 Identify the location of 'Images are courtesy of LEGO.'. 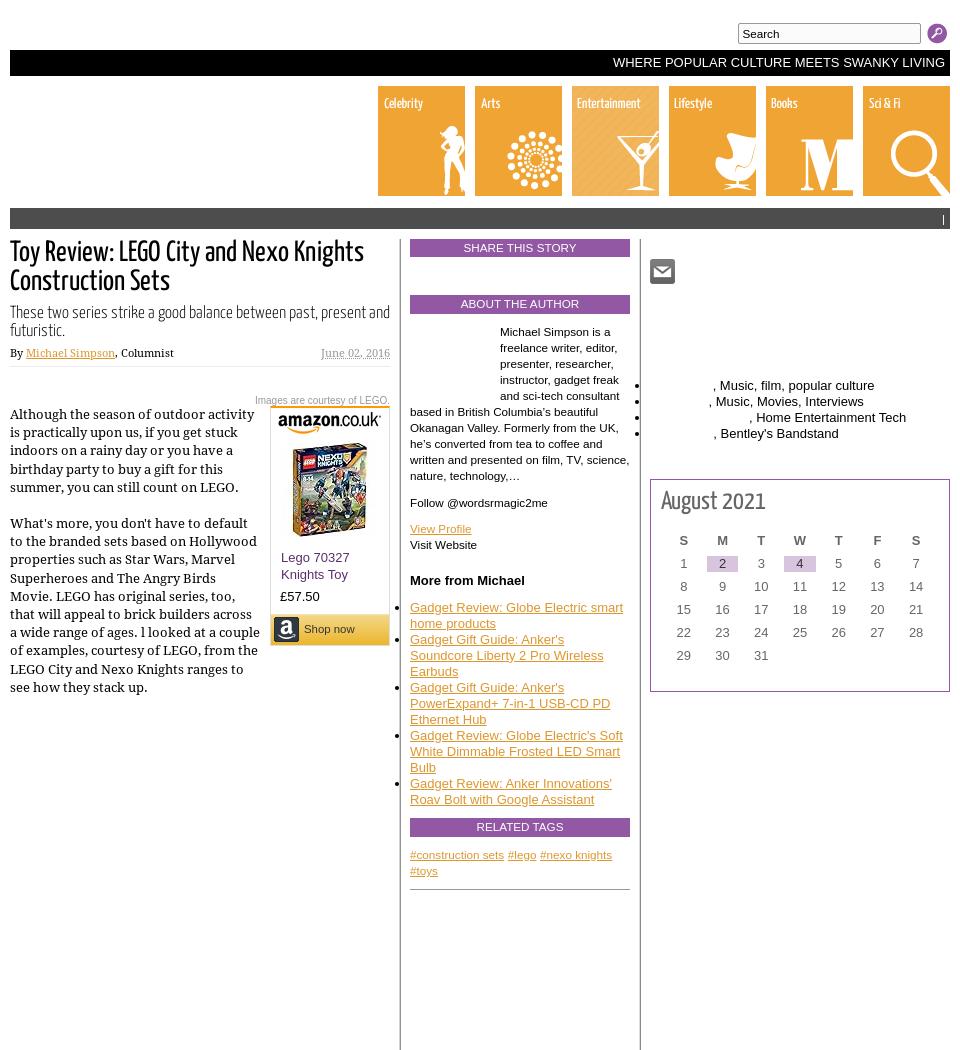
(253, 399).